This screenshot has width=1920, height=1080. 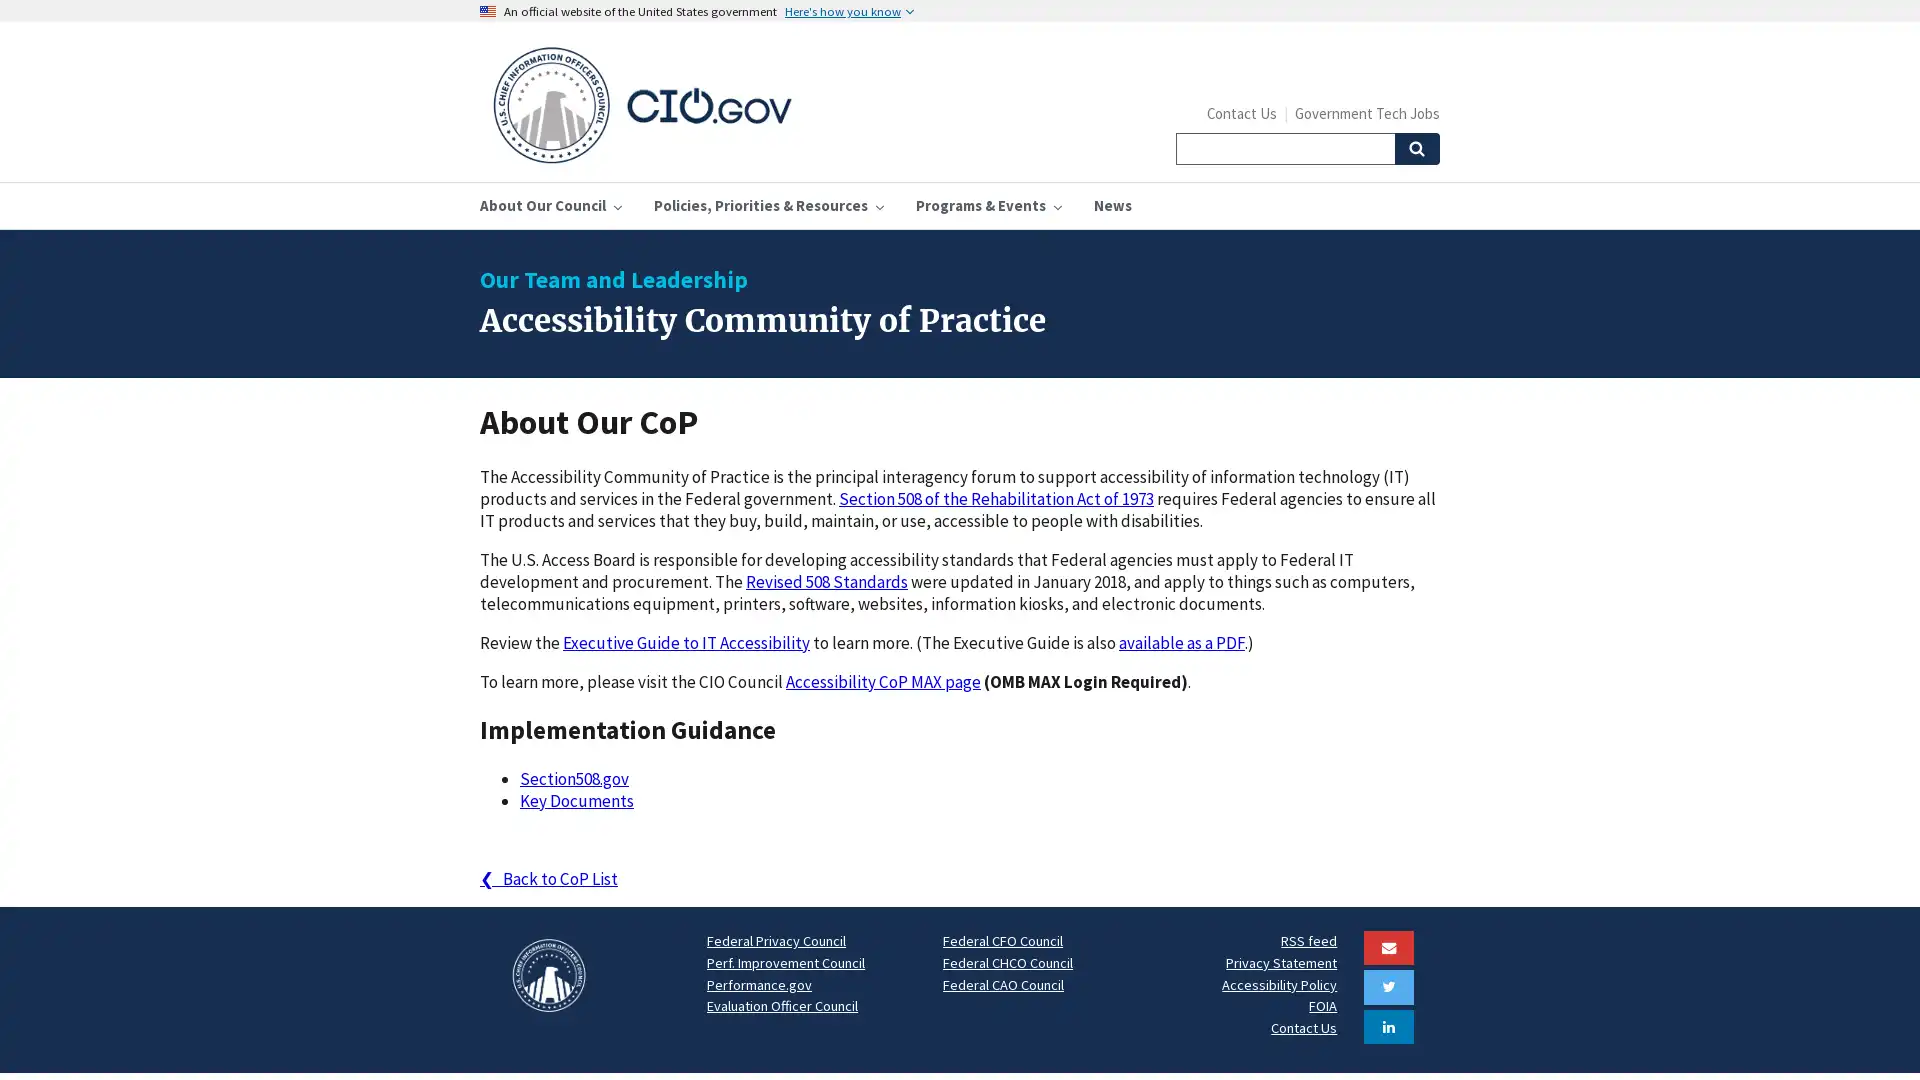 I want to click on Here's how you know, so click(x=849, y=11).